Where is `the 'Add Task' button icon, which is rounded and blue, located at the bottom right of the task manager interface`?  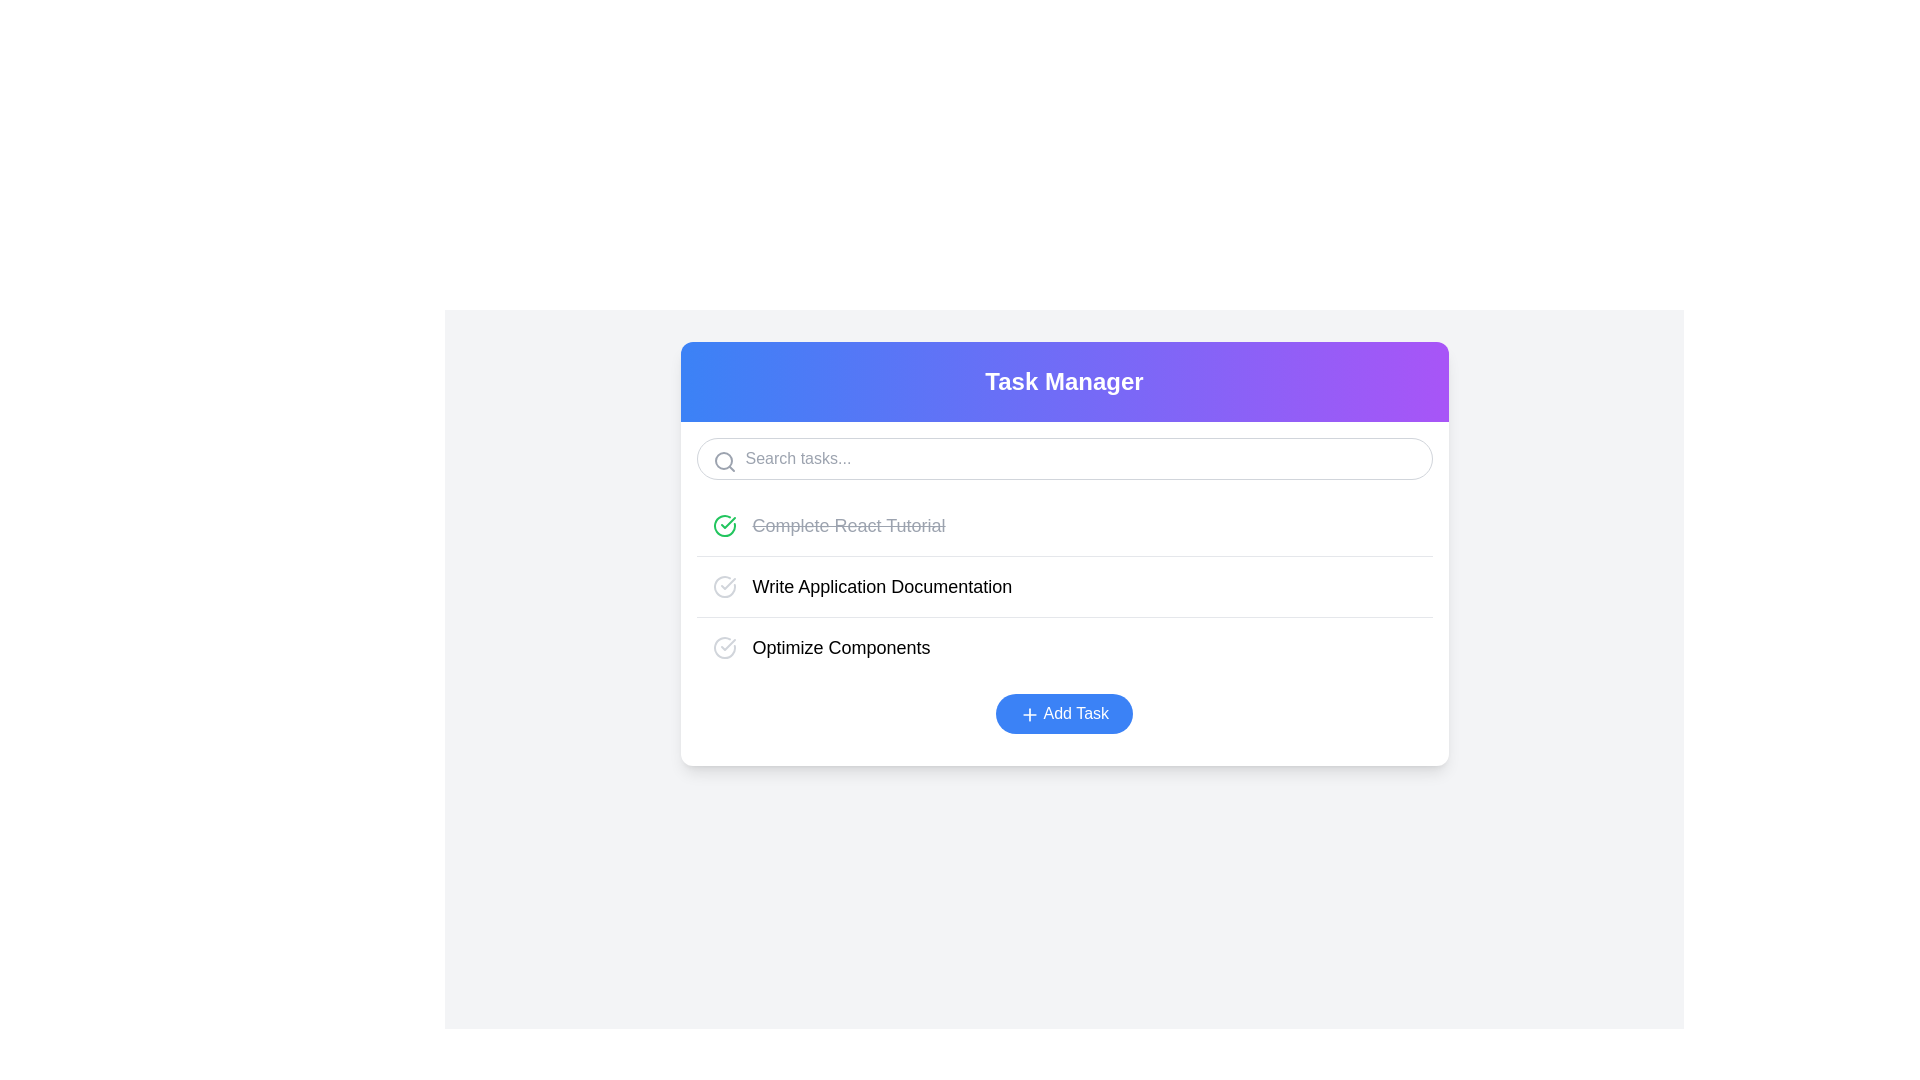
the 'Add Task' button icon, which is rounded and blue, located at the bottom right of the task manager interface is located at coordinates (1029, 713).